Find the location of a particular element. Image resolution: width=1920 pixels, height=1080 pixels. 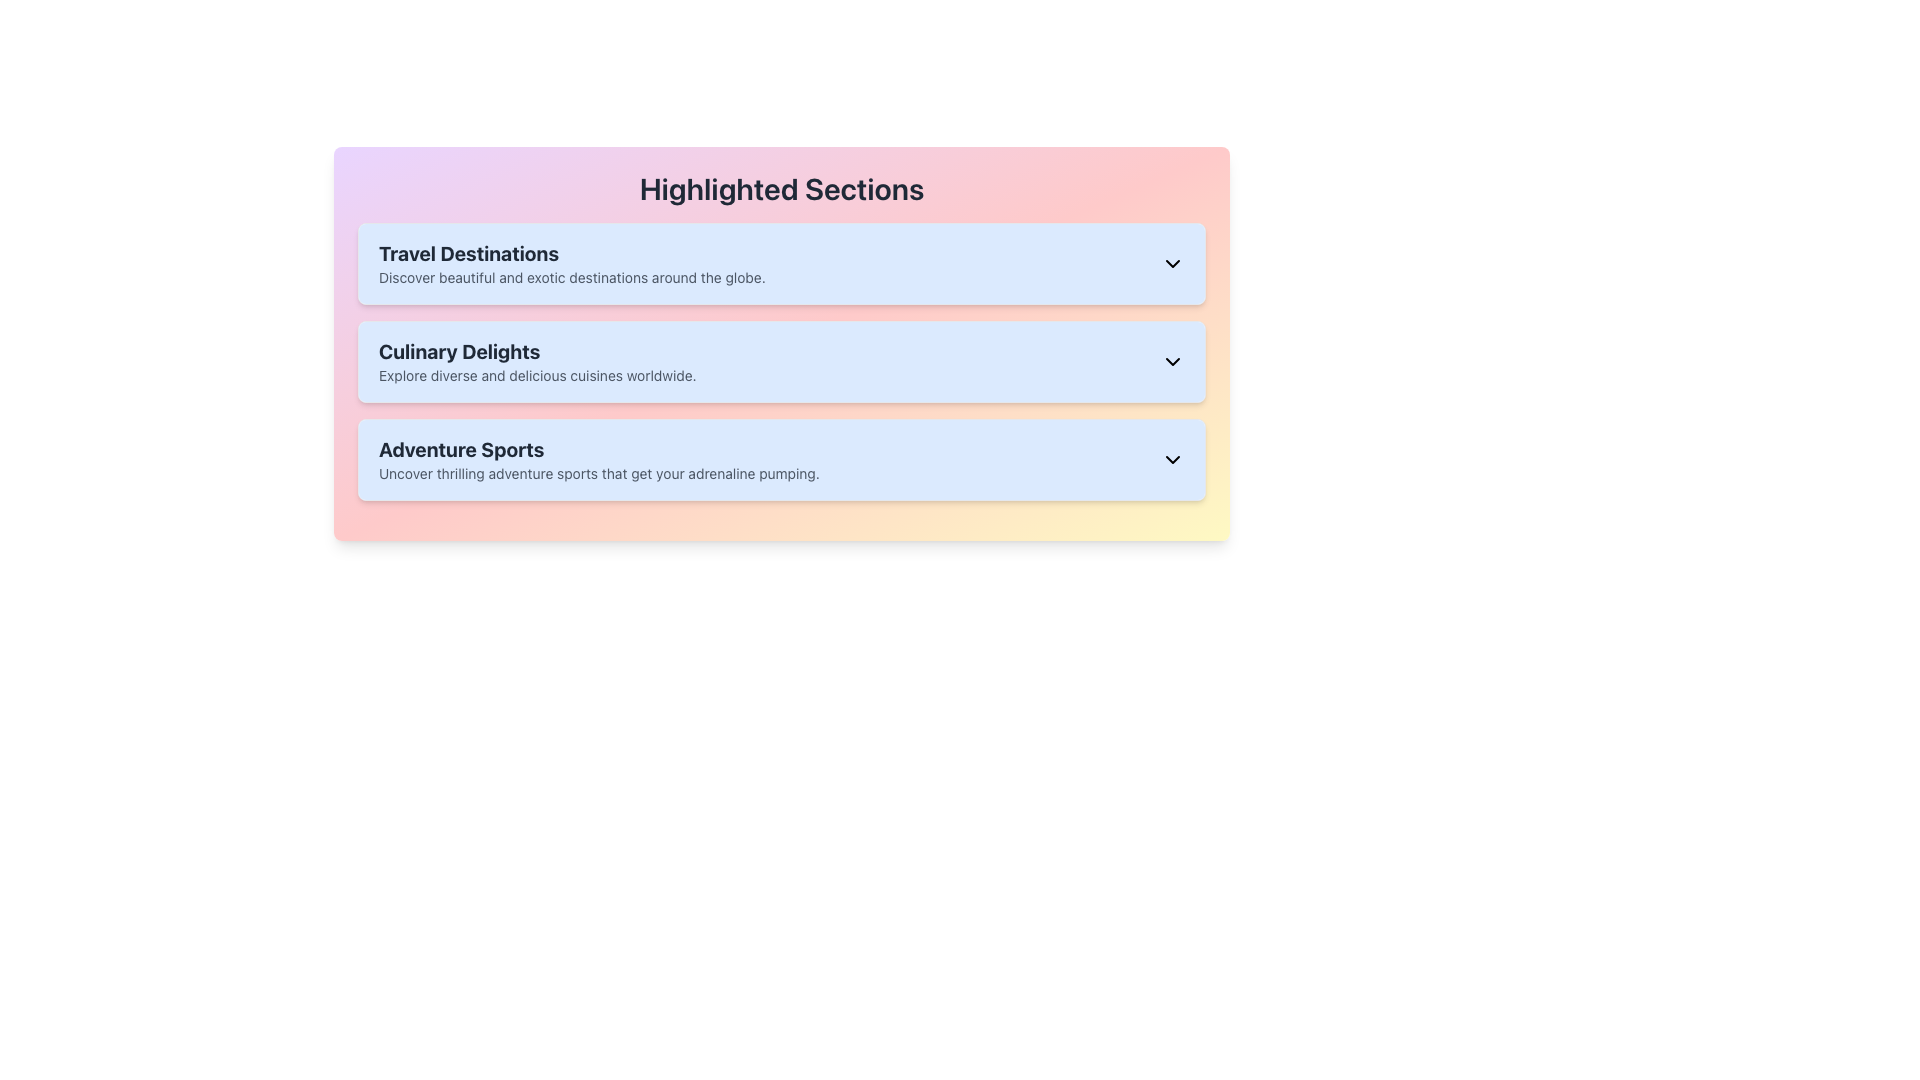

the dropdown indicator arrow located at the rightmost position in the 'Adventure Sports' section is located at coordinates (1172, 459).